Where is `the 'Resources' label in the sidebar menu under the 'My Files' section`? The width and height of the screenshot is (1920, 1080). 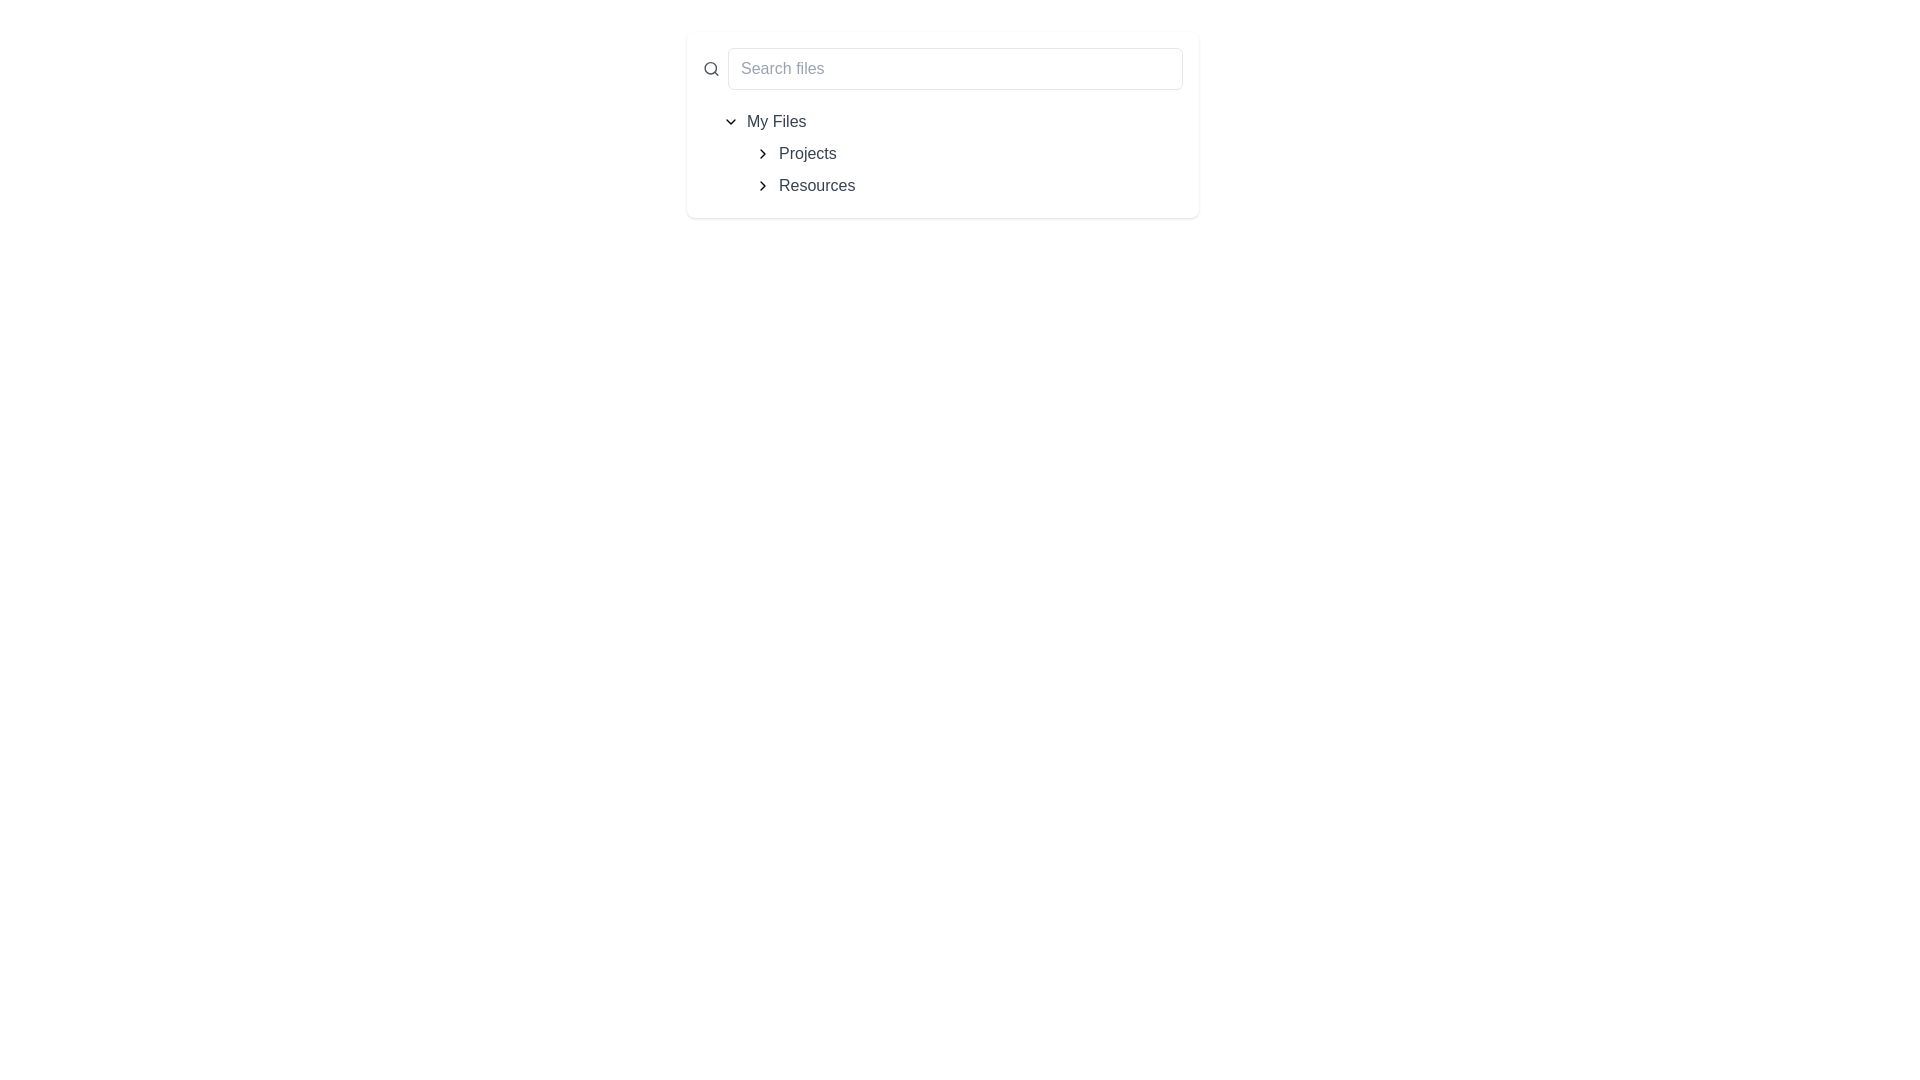 the 'Resources' label in the sidebar menu under the 'My Files' section is located at coordinates (817, 185).